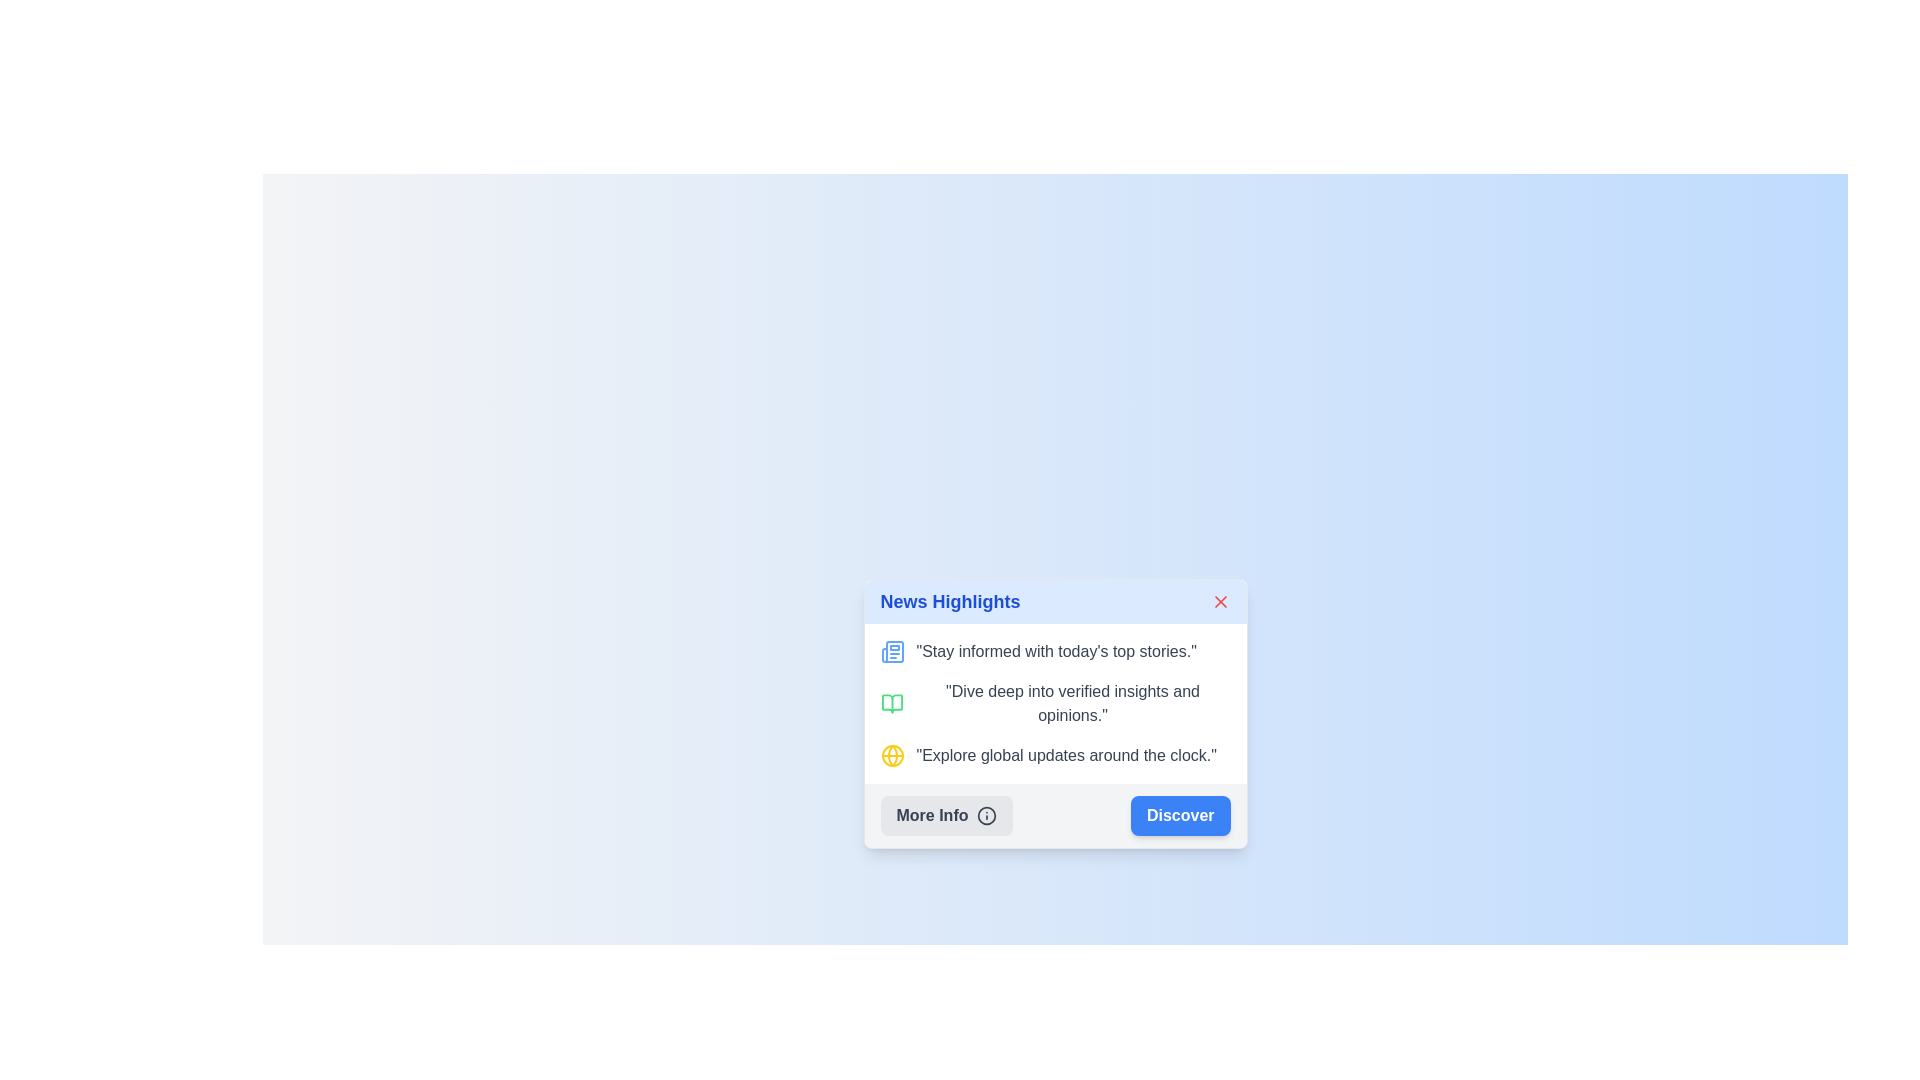 The image size is (1920, 1080). Describe the element at coordinates (891, 756) in the screenshot. I see `the middle globe icon in the News Highlights panel, which is a yellow SVG graphical representation of a globe` at that location.